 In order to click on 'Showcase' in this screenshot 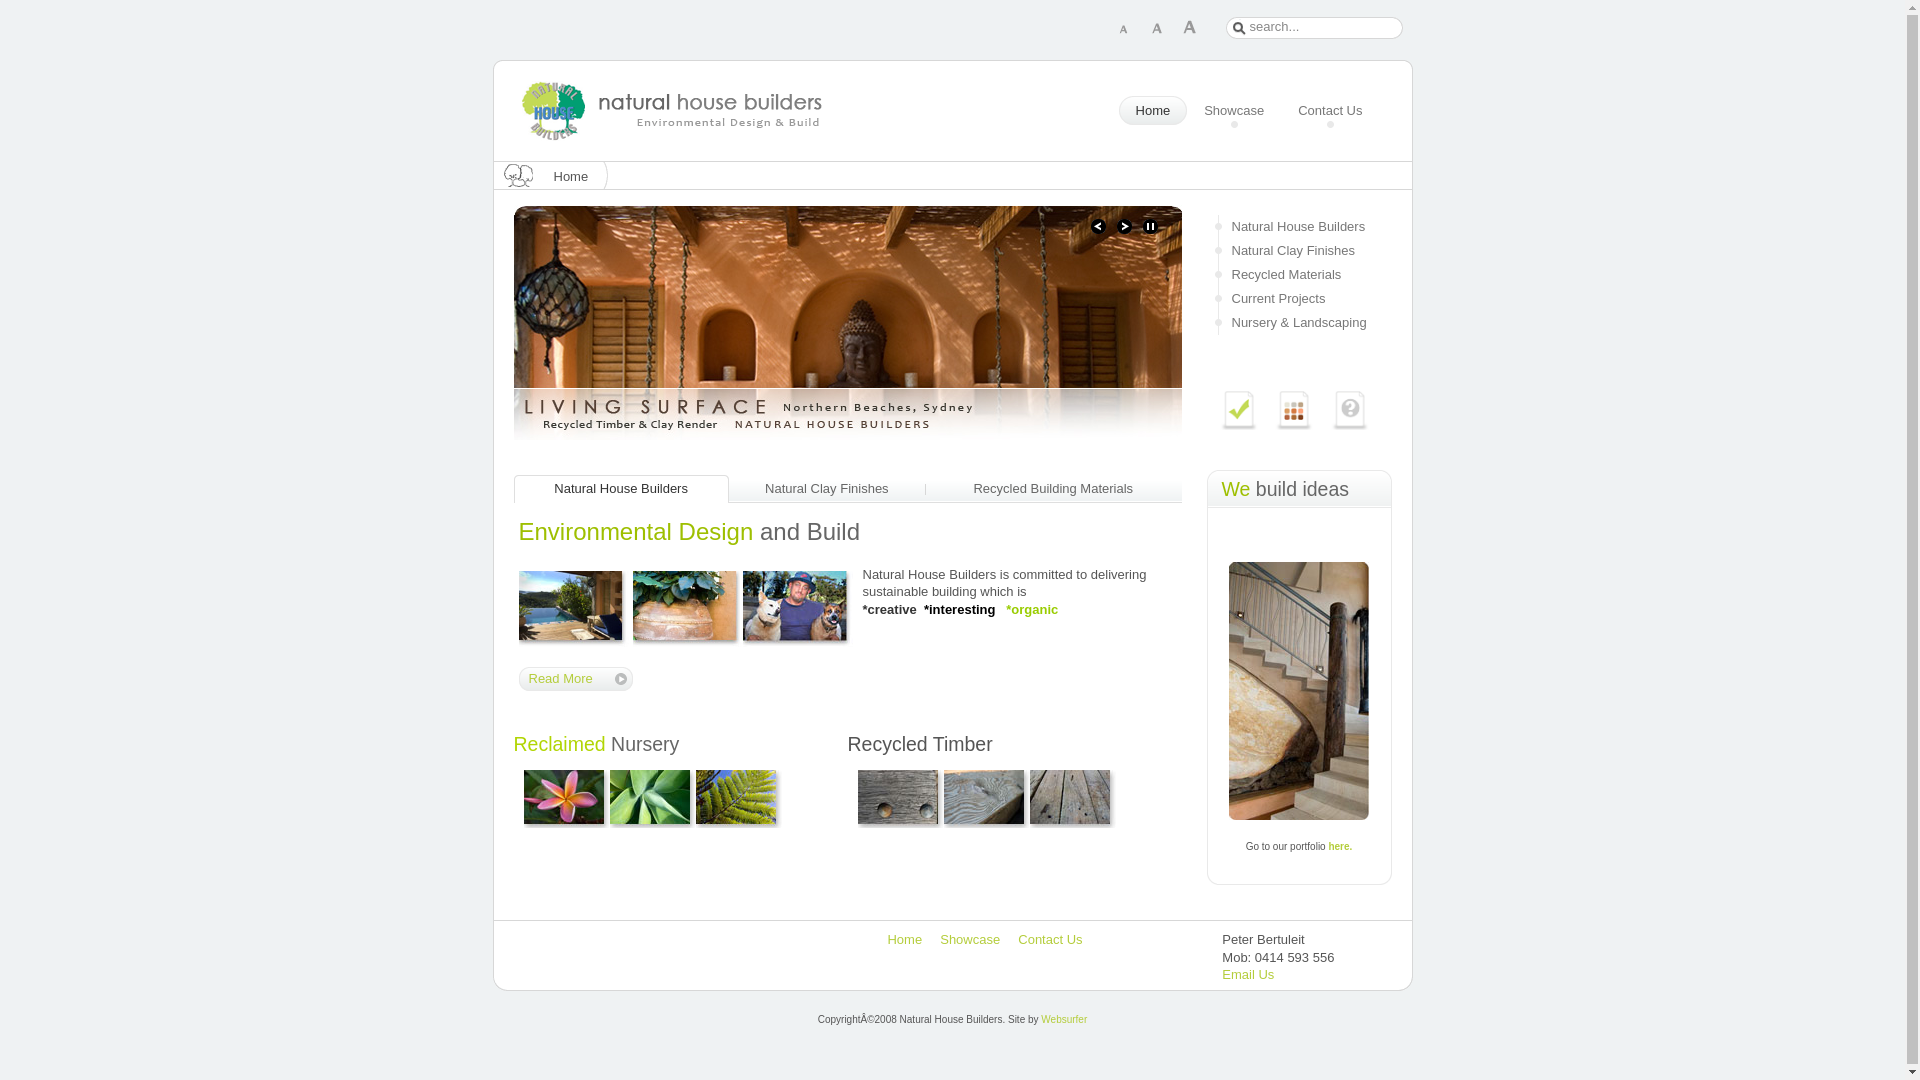, I will do `click(969, 939)`.